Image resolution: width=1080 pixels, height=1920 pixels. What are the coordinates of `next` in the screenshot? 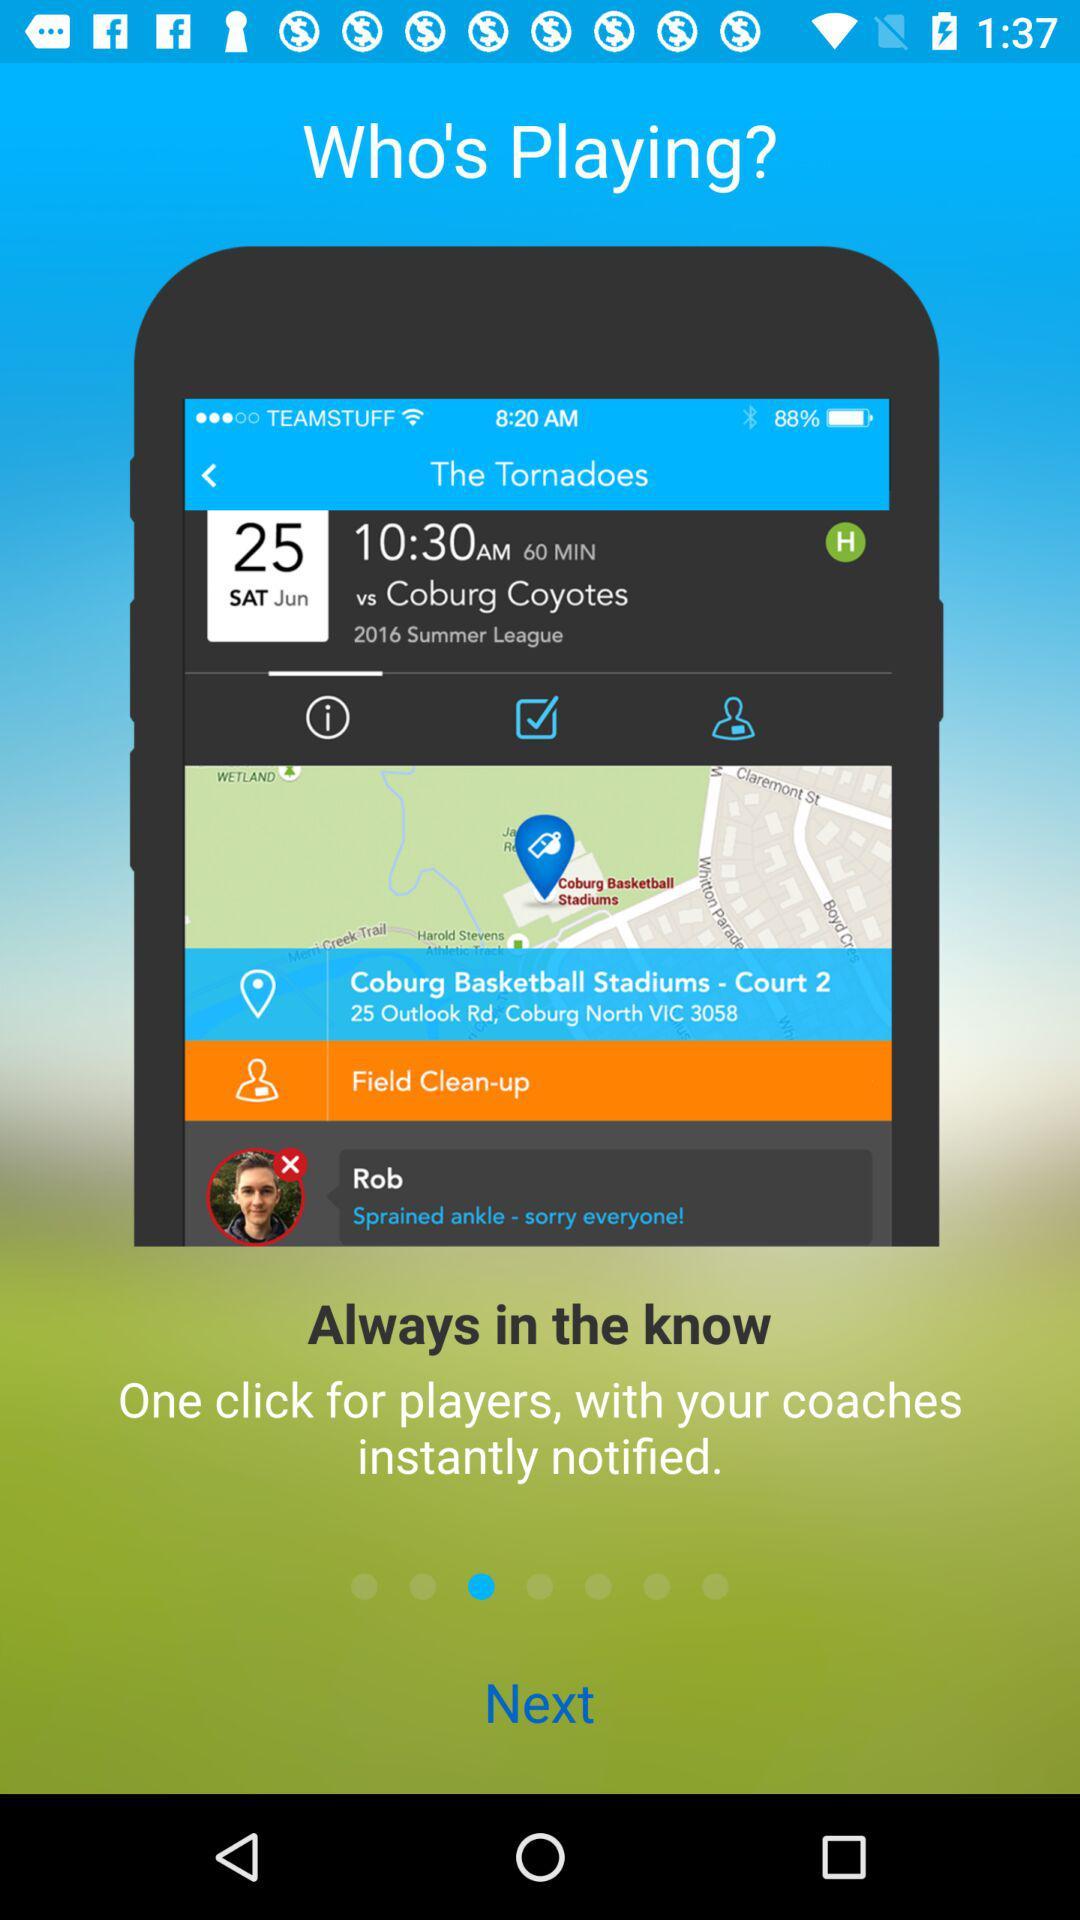 It's located at (538, 1703).